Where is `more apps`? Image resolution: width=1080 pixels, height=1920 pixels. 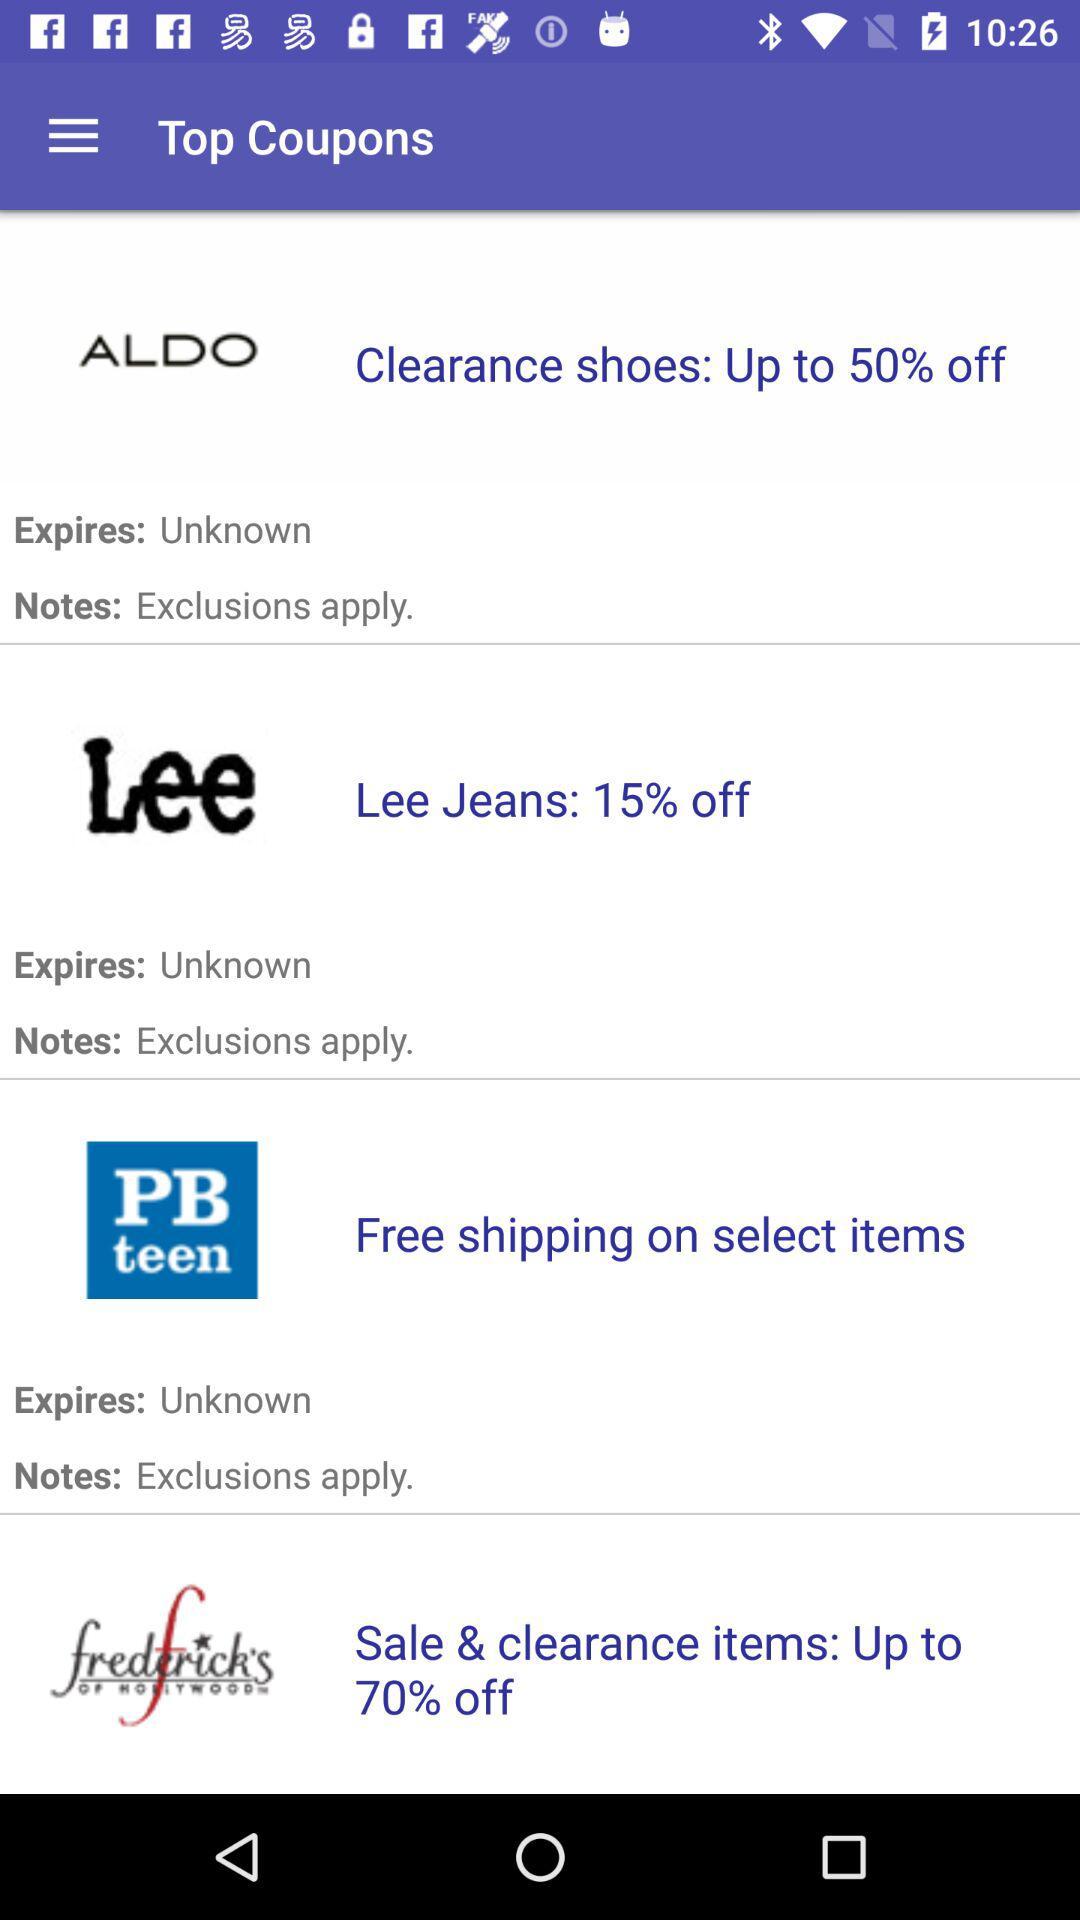 more apps is located at coordinates (72, 135).